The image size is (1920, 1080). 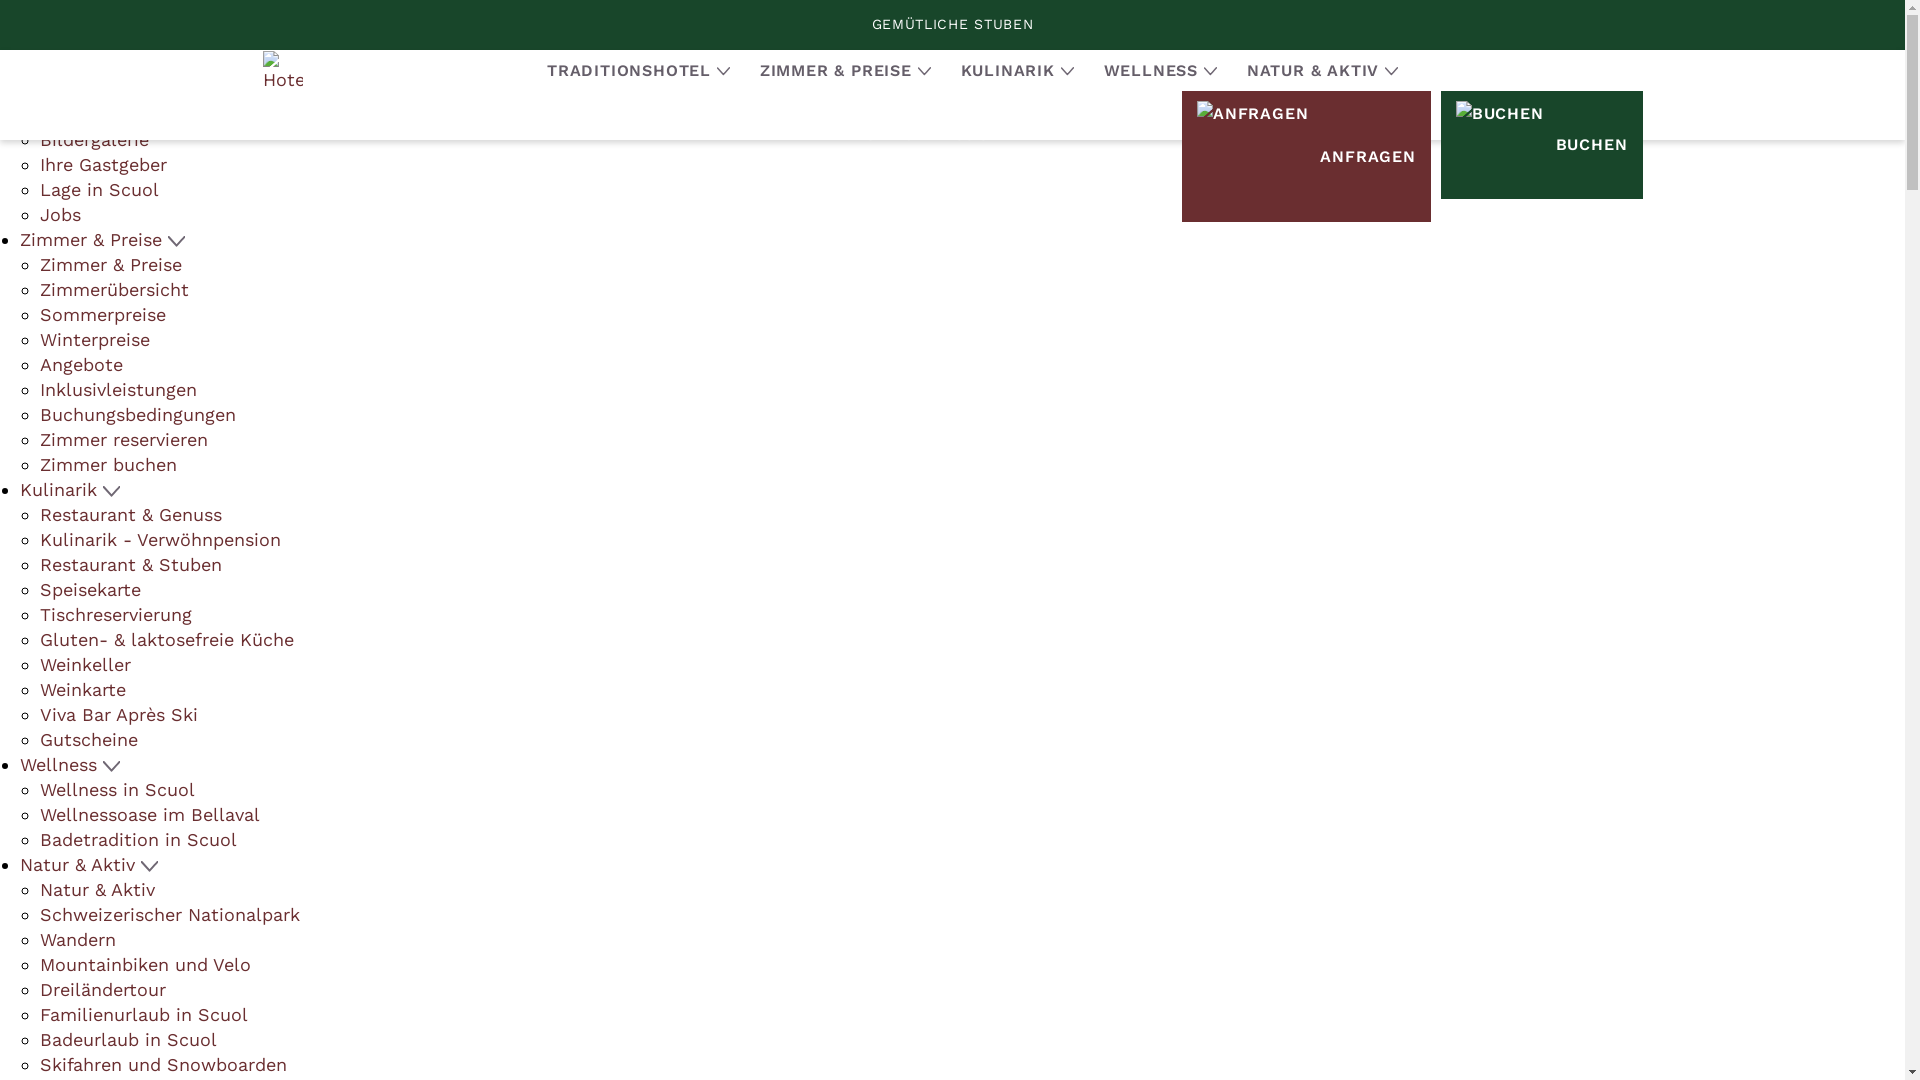 I want to click on 'Weinkeller', so click(x=39, y=664).